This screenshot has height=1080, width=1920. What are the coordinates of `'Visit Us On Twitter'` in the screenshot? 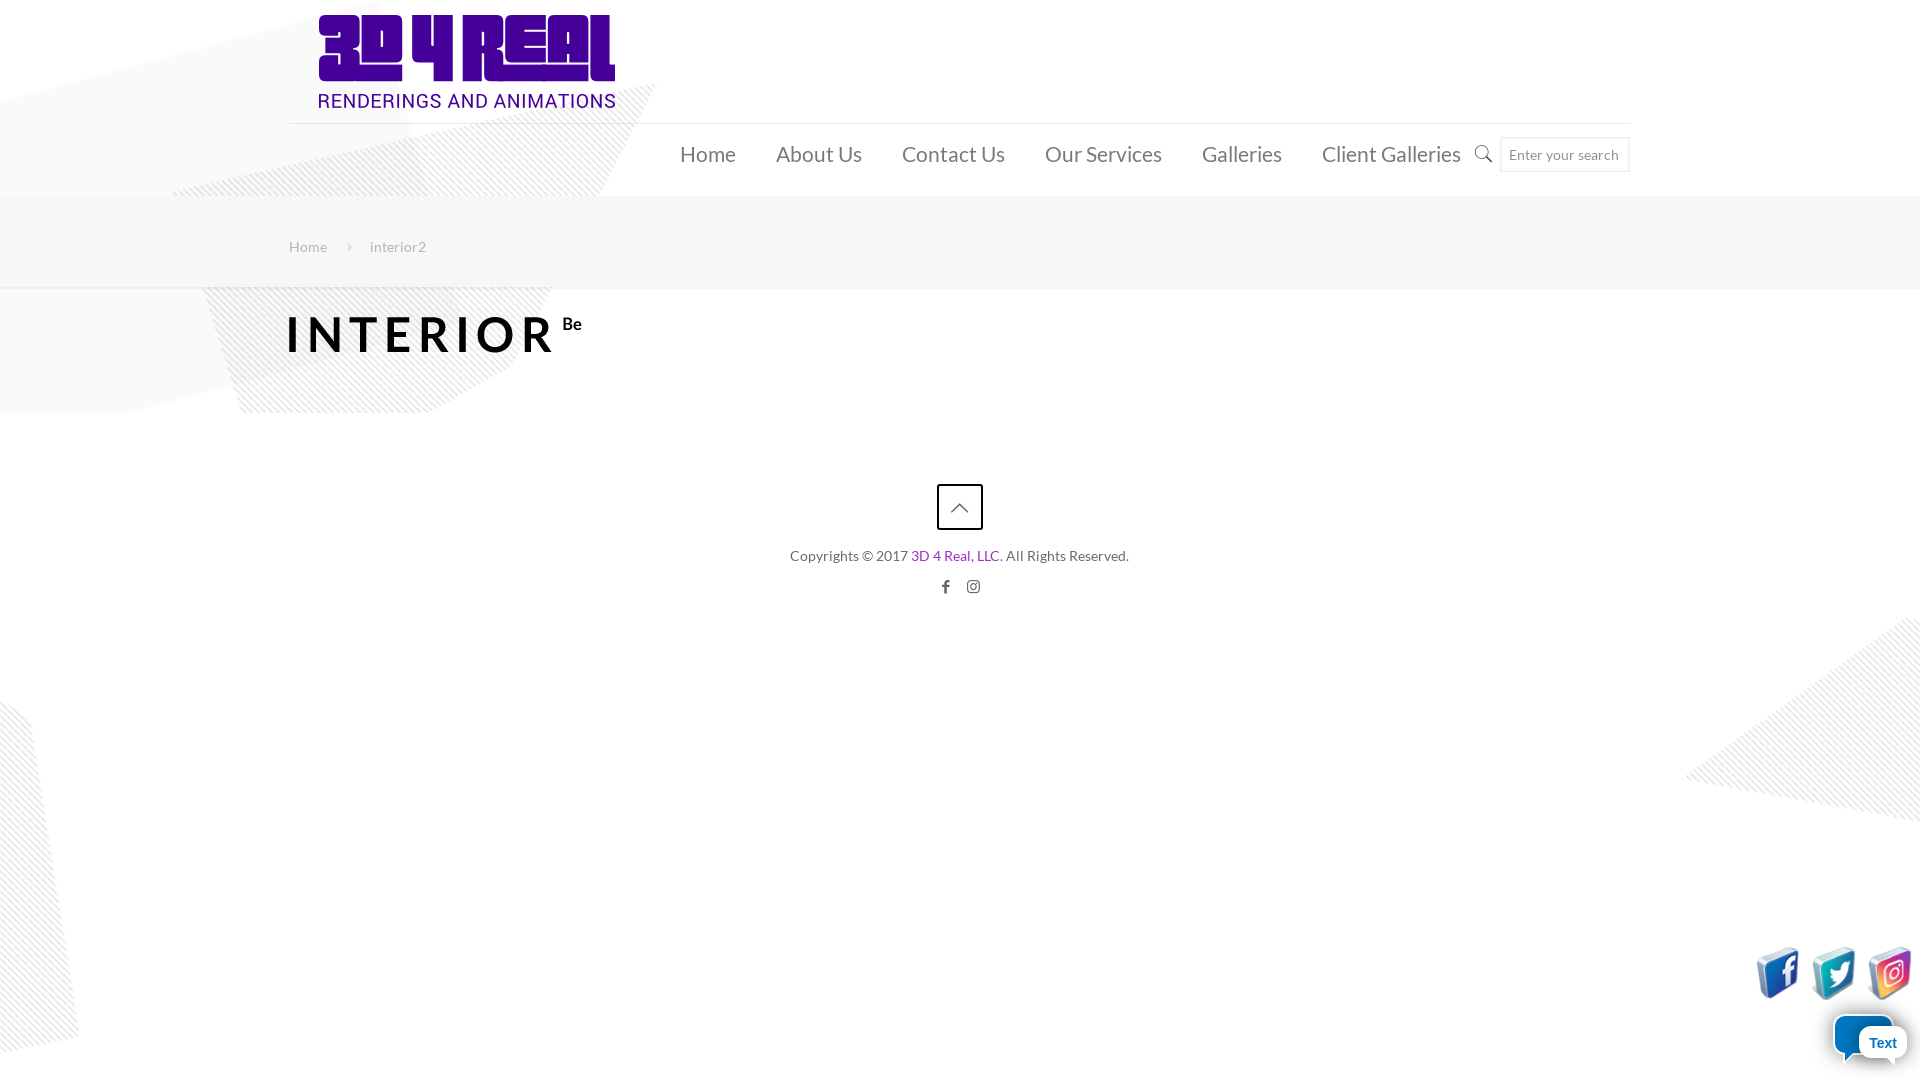 It's located at (1833, 994).